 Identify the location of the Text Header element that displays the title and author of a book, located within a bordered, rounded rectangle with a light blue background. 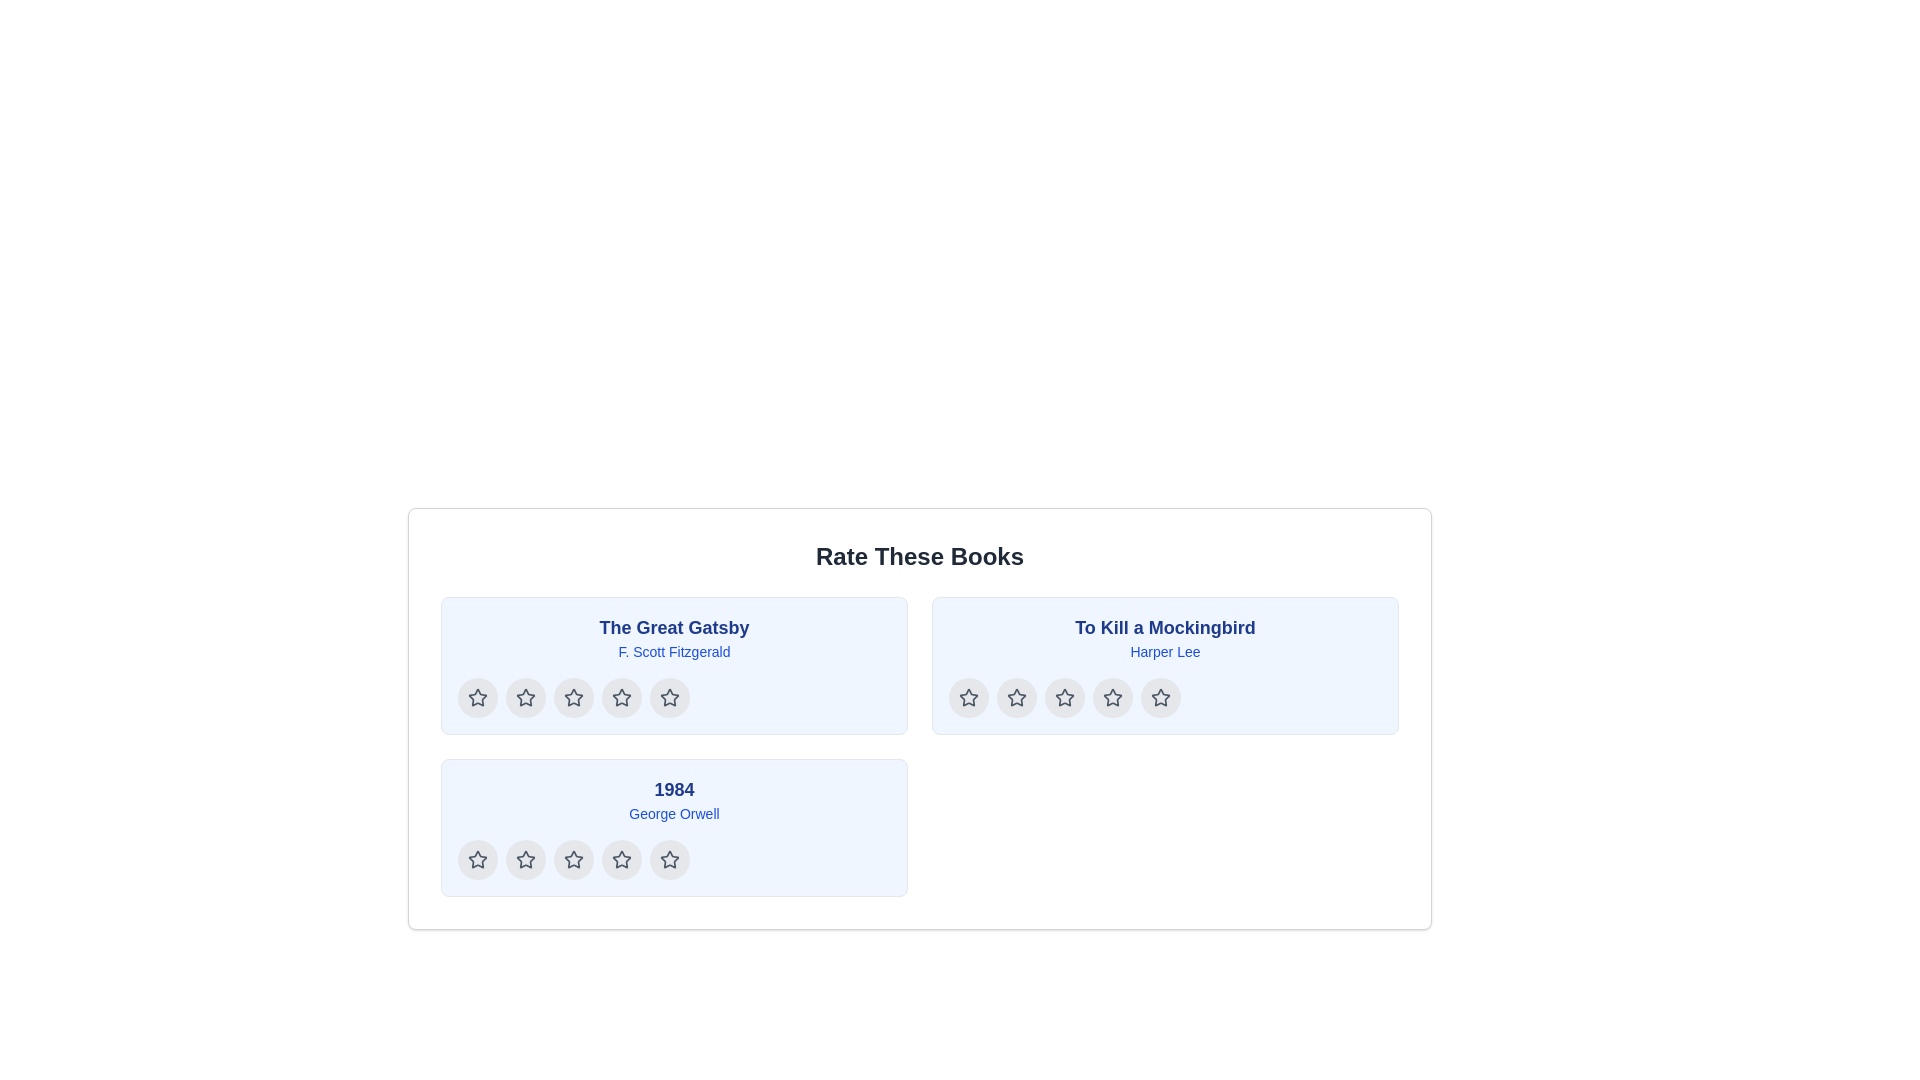
(674, 637).